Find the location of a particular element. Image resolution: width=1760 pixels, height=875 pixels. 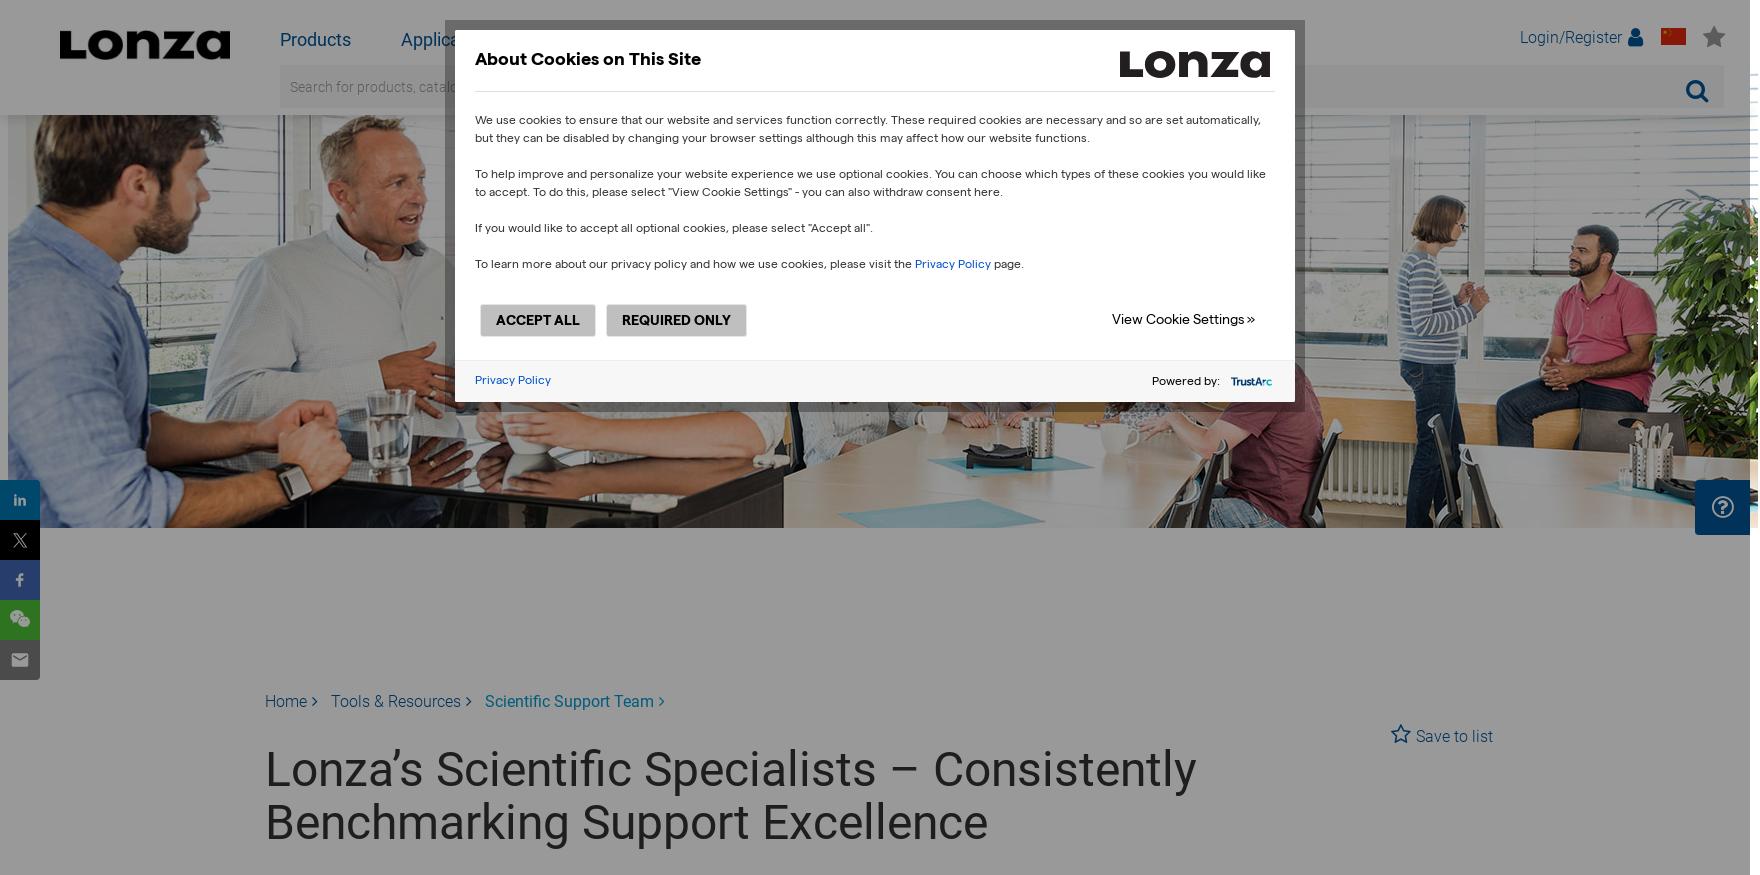

'Save to list' is located at coordinates (1415, 736).